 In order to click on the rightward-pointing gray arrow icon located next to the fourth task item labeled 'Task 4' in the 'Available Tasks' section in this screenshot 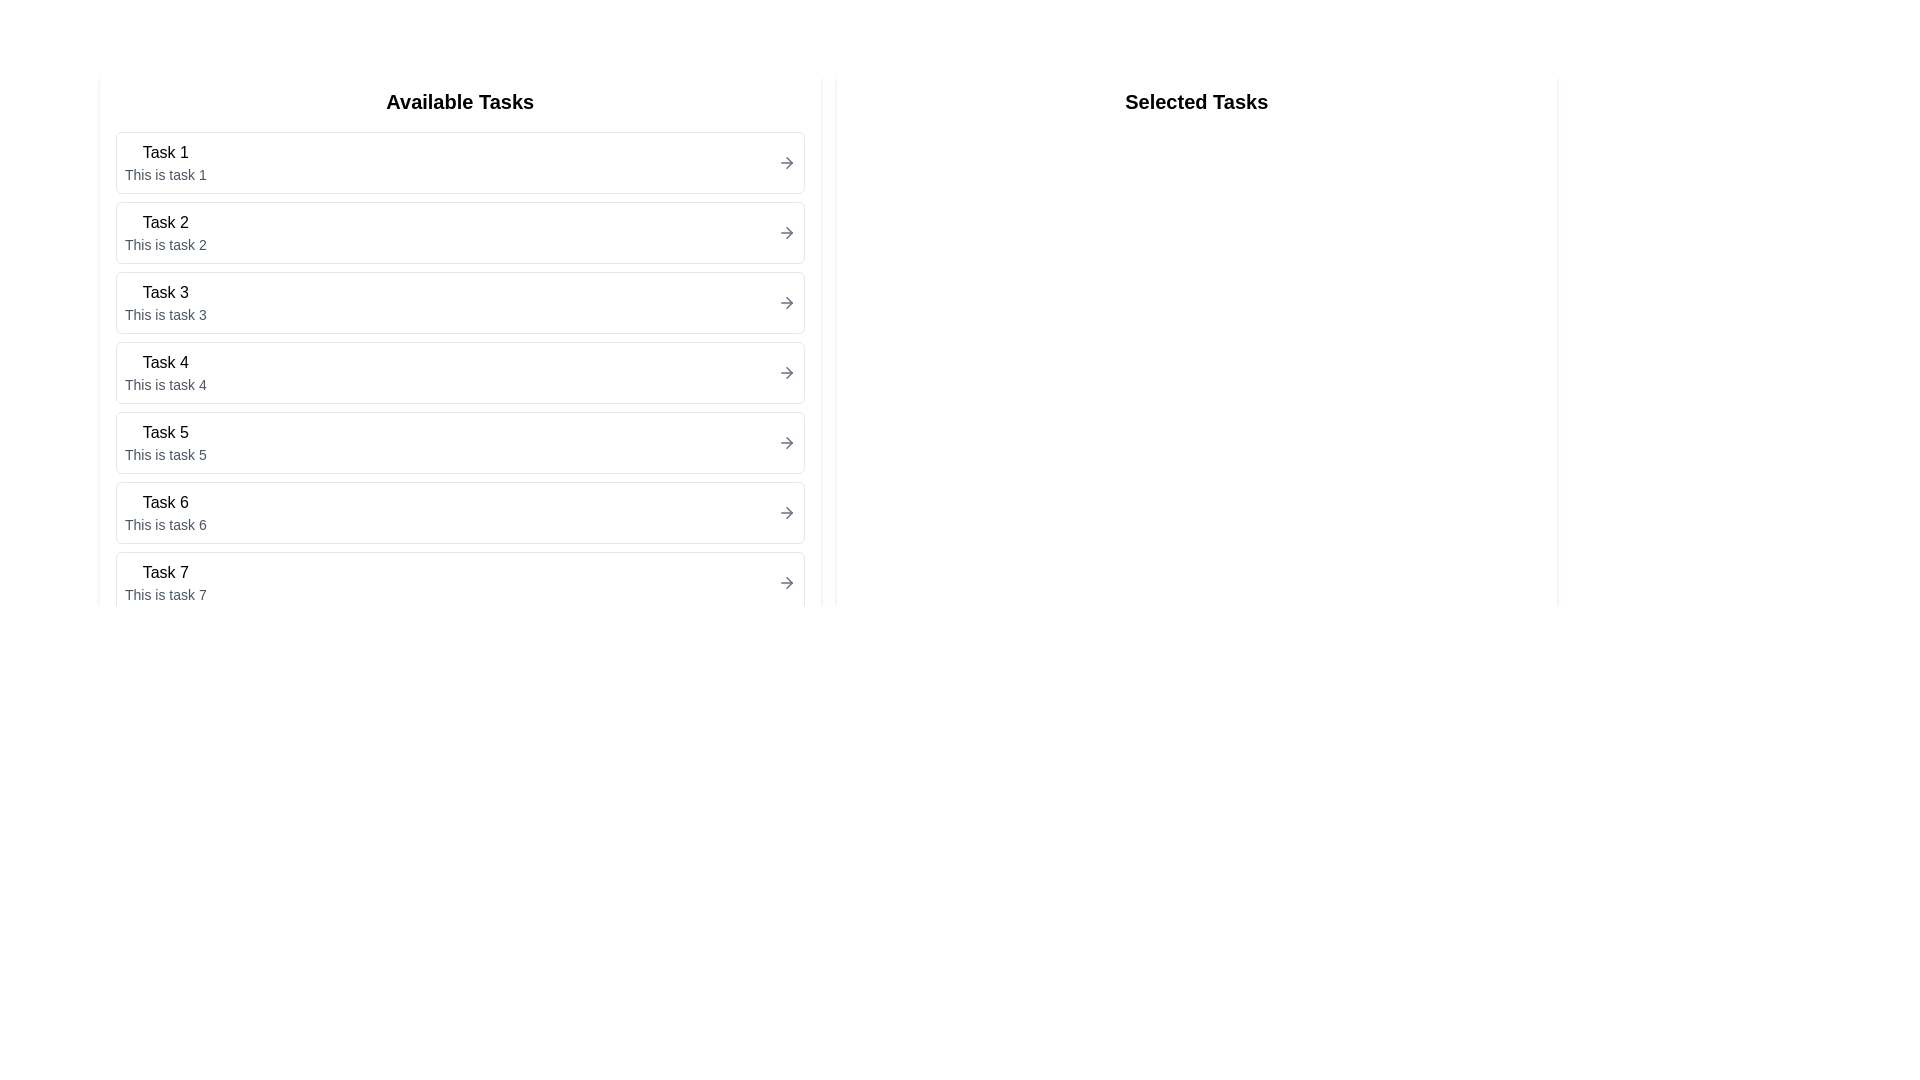, I will do `click(785, 303)`.